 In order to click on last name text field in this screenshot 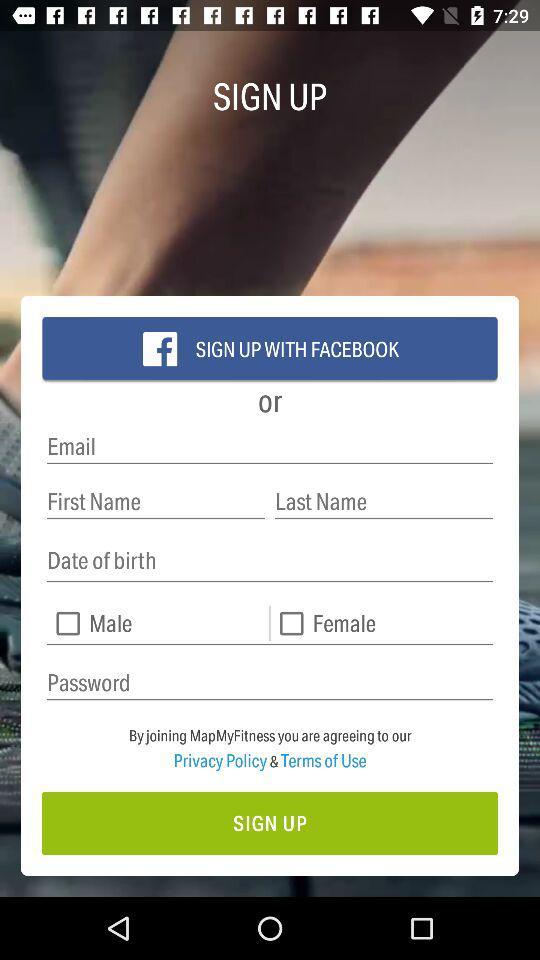, I will do `click(383, 500)`.